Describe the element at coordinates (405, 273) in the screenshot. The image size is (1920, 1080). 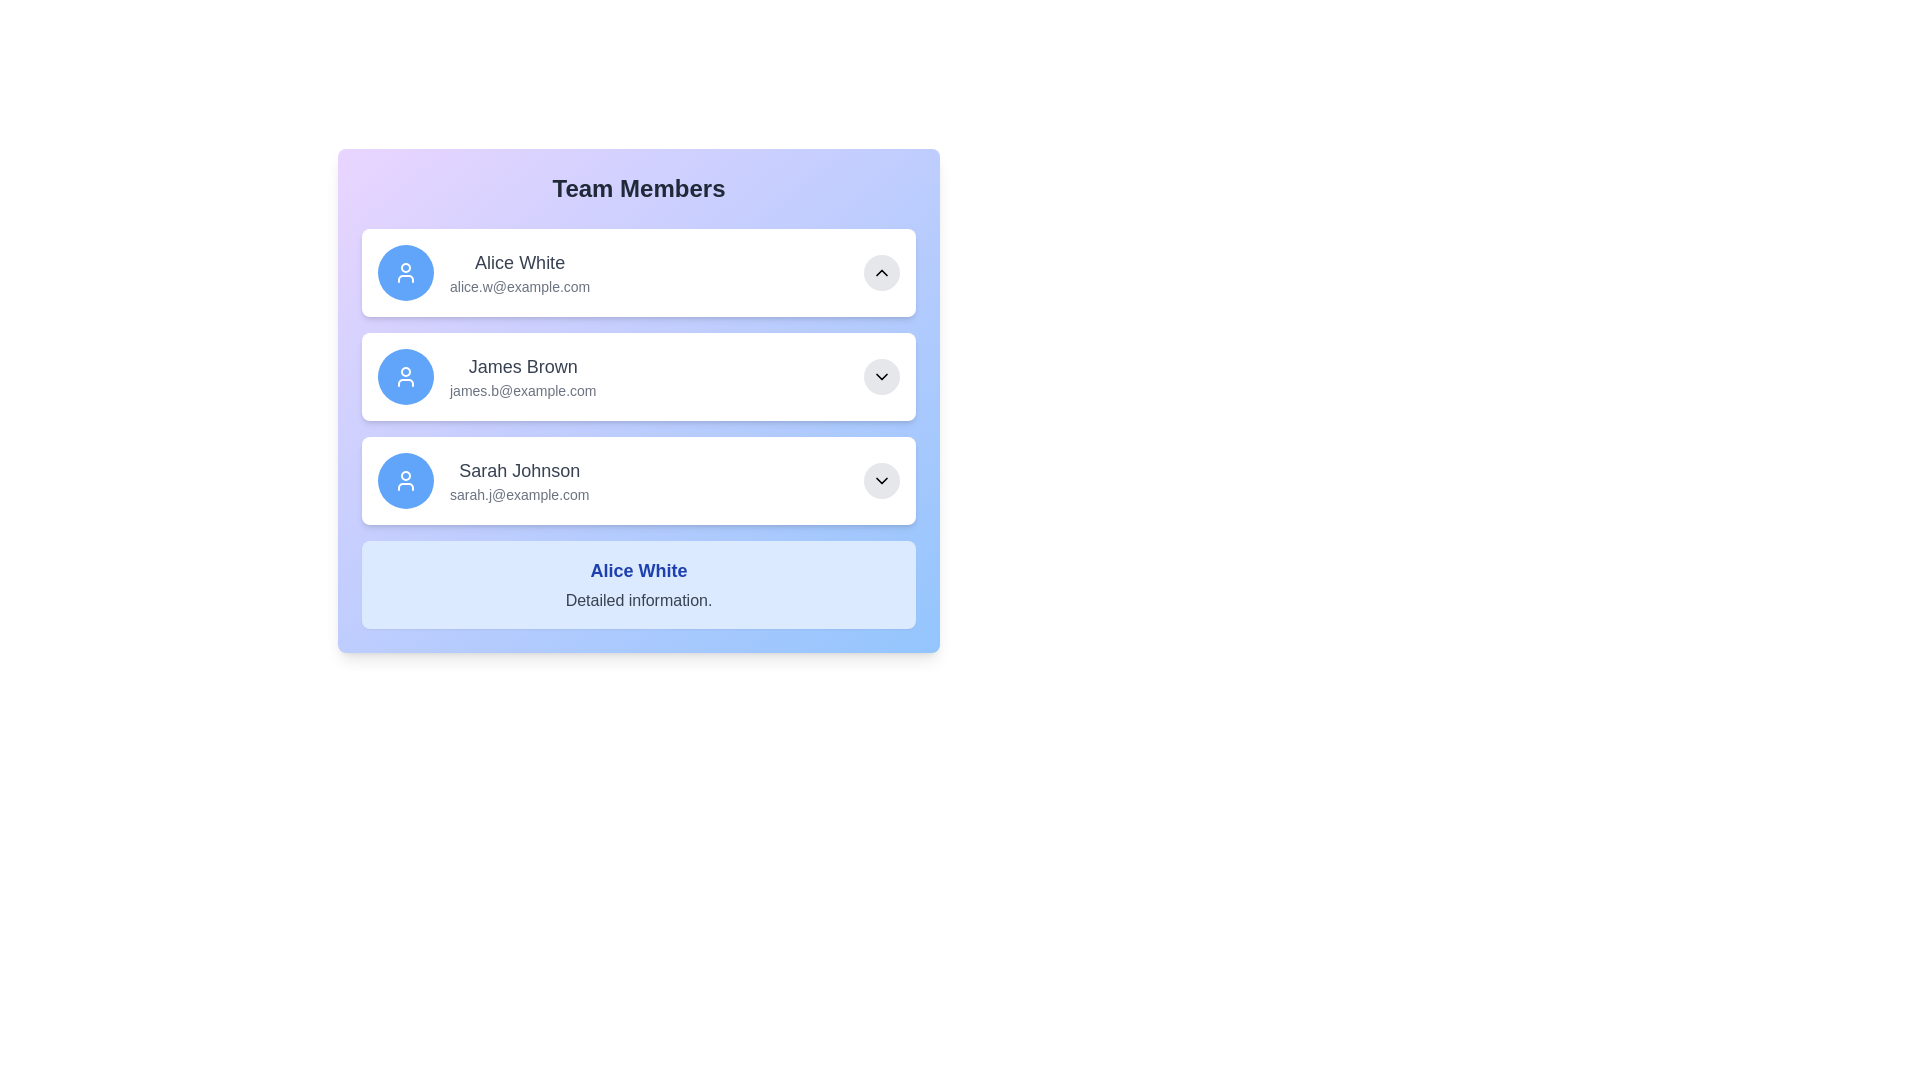
I see `the user profile icon representing Alice White, located centrally in the first row of user entries` at that location.